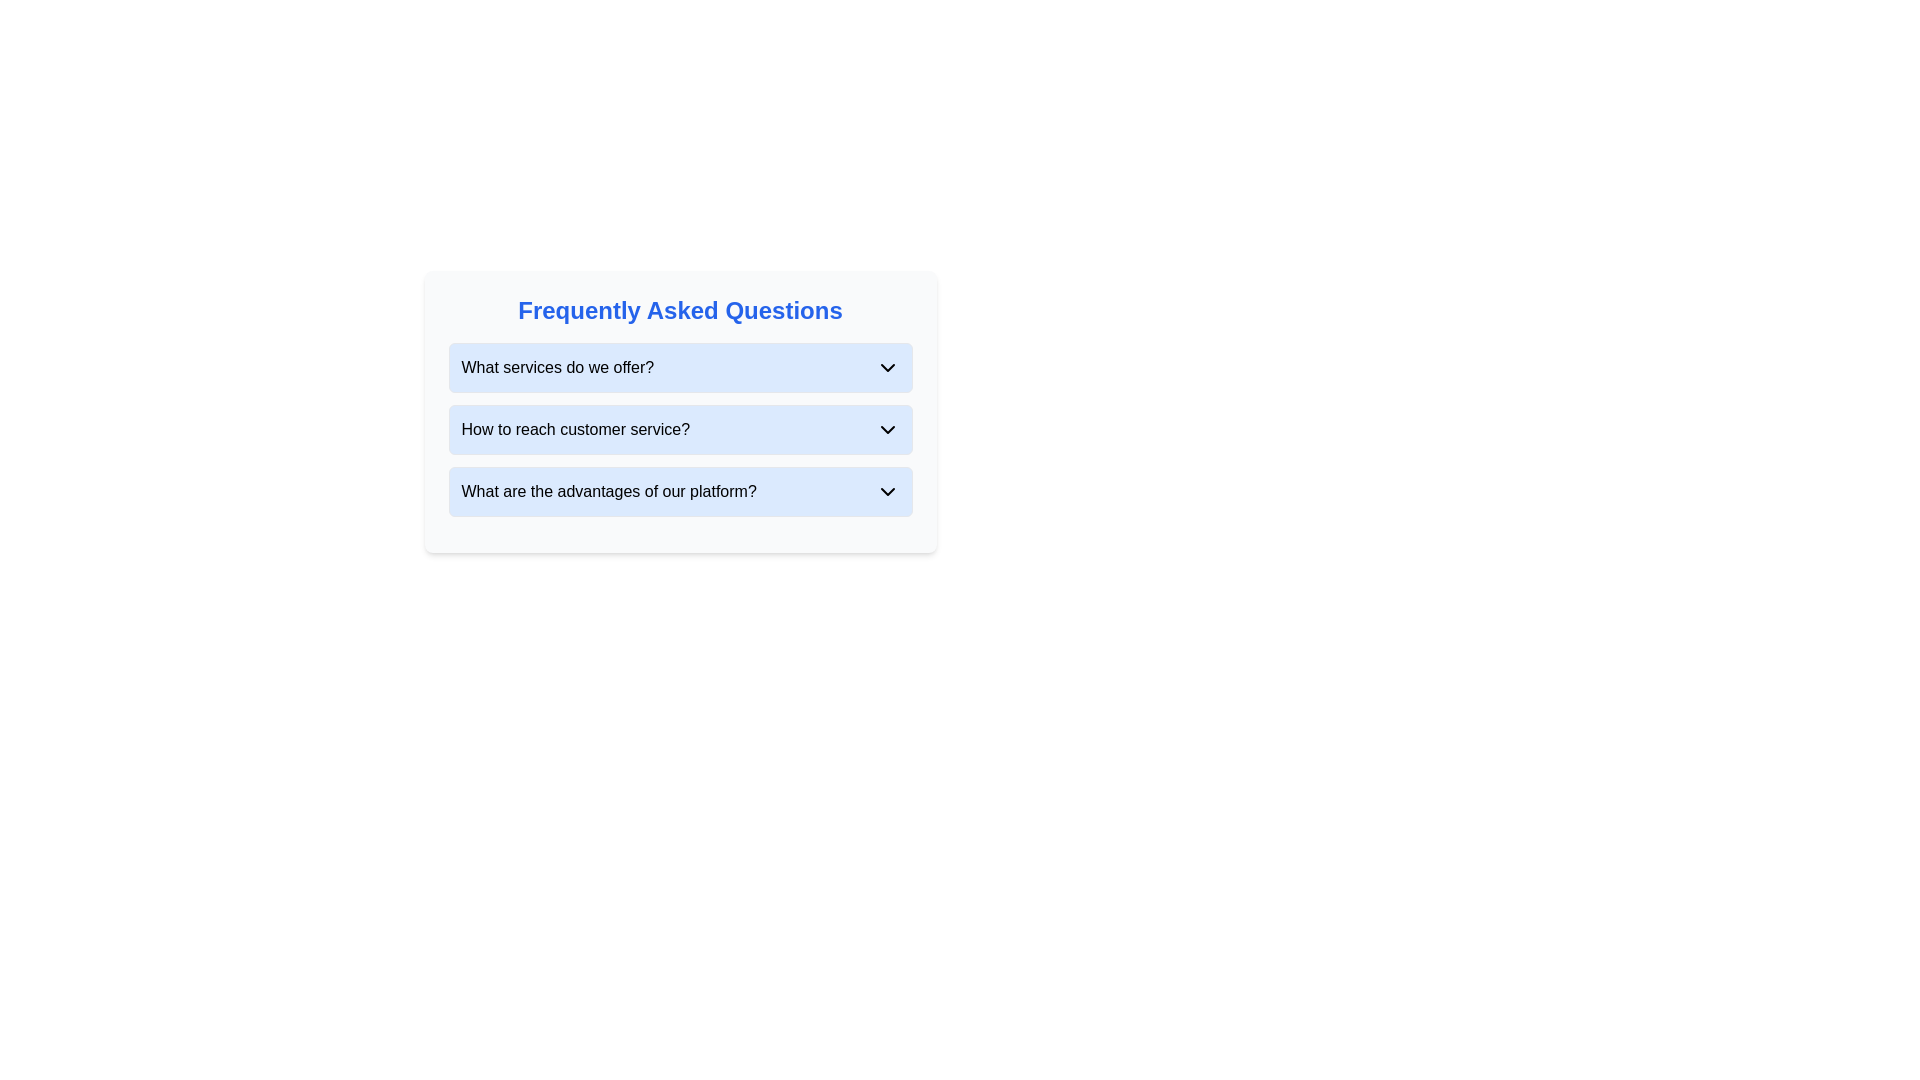  Describe the element at coordinates (886, 492) in the screenshot. I see `the downward-facing chevron icon with a rounded design, located to the right of the text 'What are the advantages of our platform?'` at that location.